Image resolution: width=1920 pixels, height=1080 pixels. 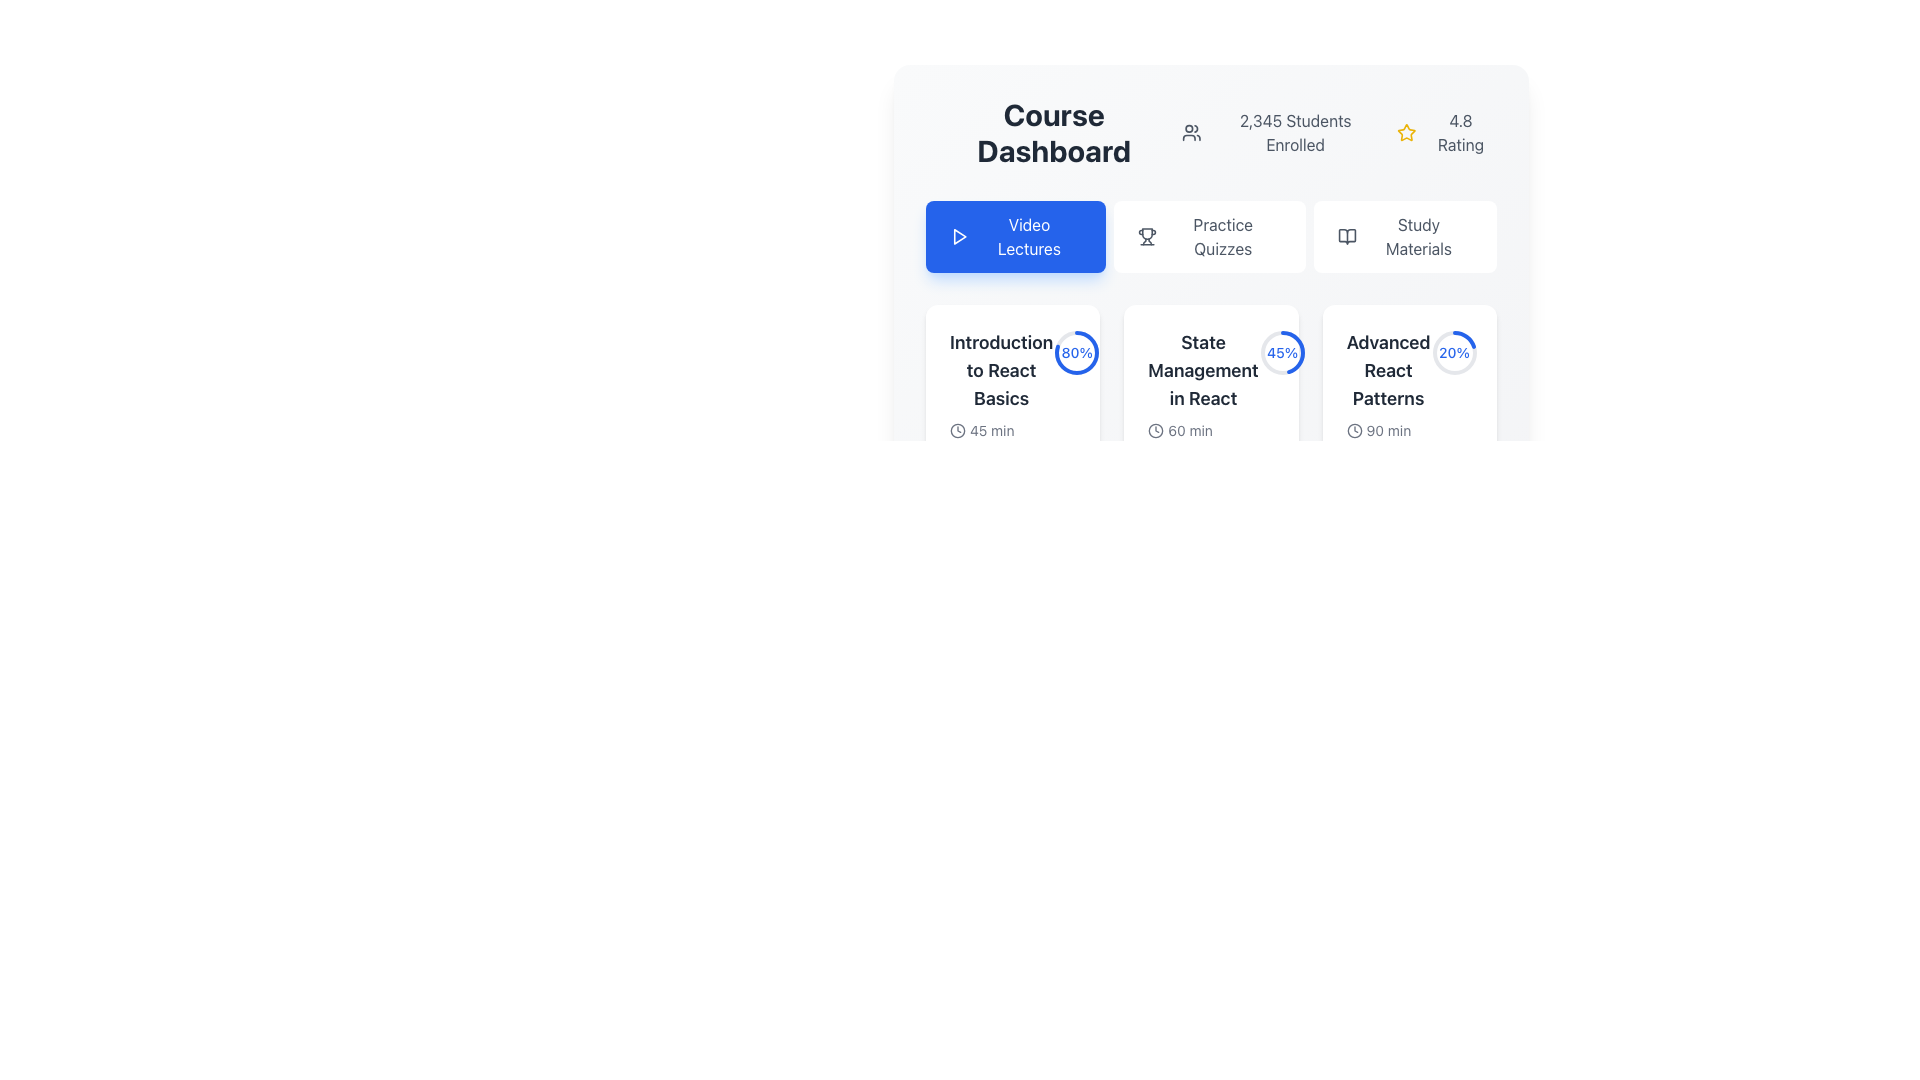 I want to click on the informational text label indicating the count of enrolled students for a course, located in the header section before the rating display, so click(x=1295, y=132).